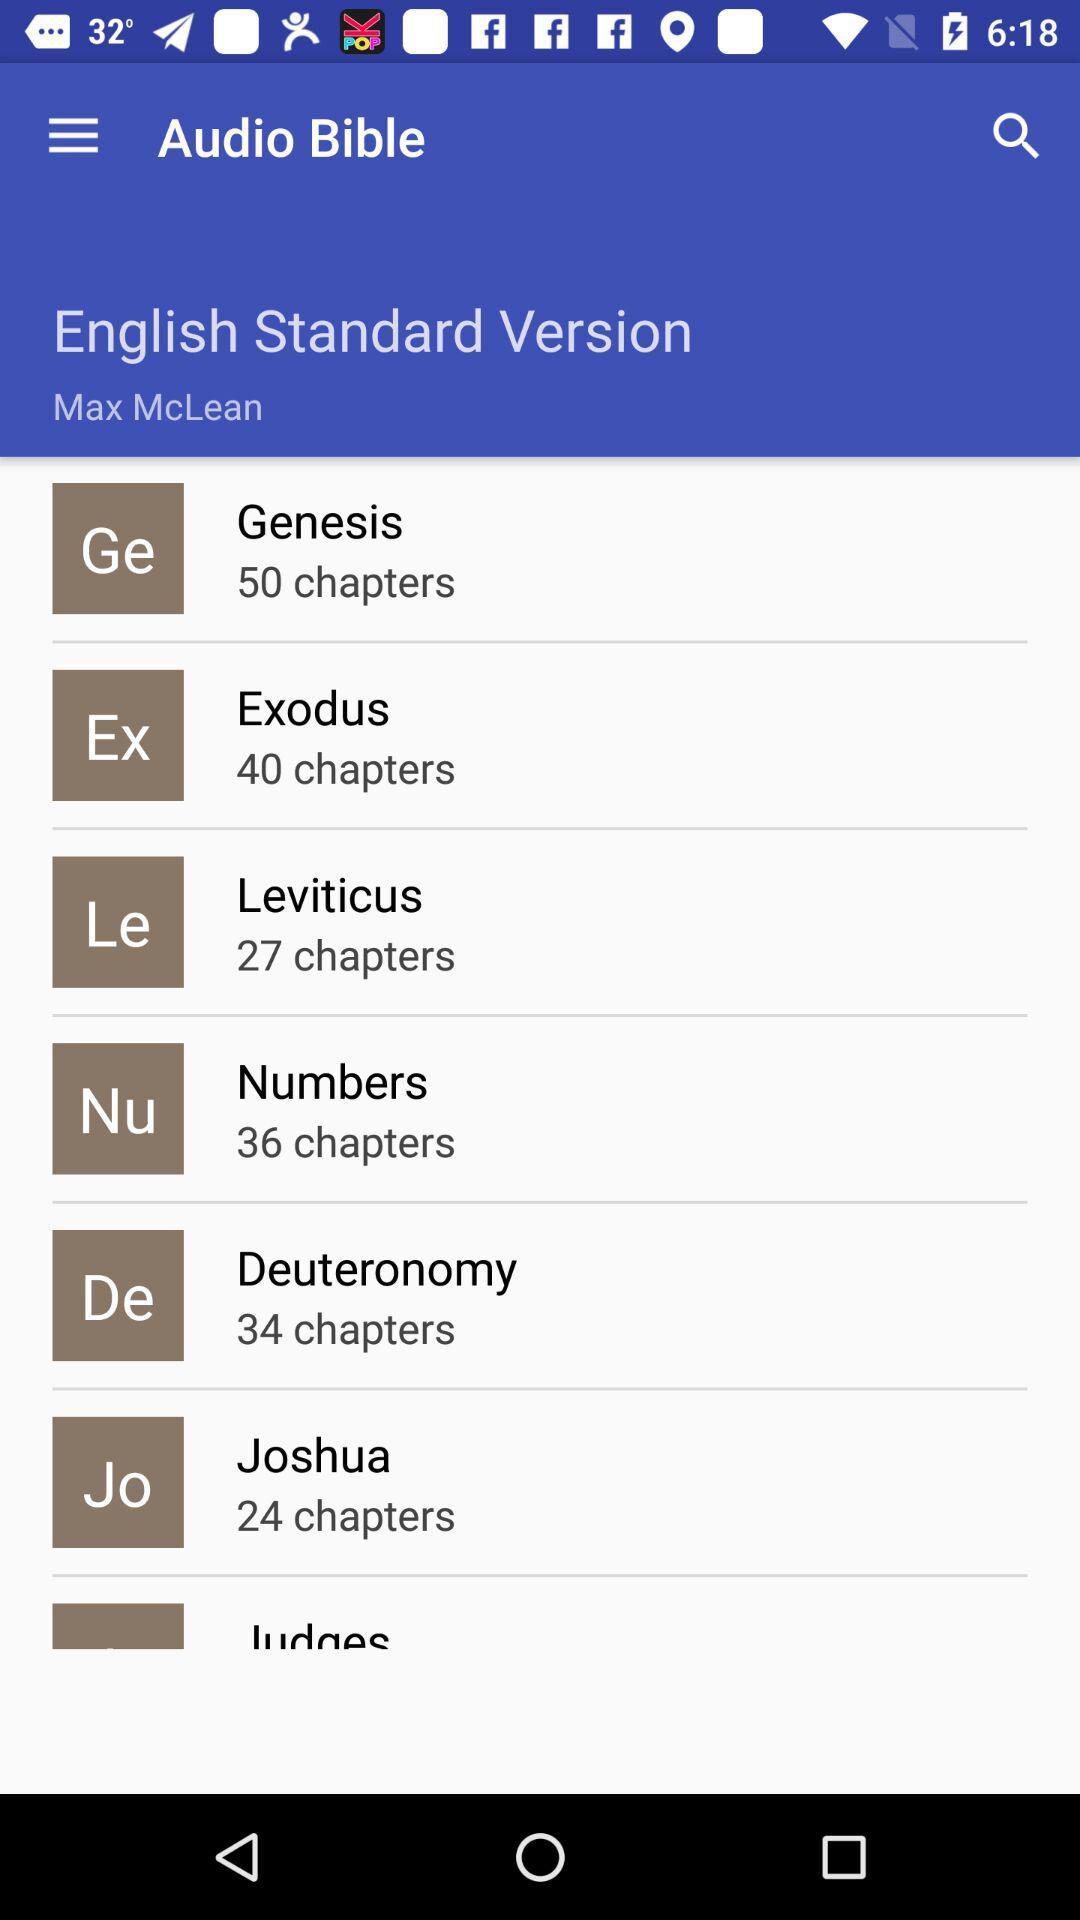 The image size is (1080, 1920). I want to click on icon below exodus item, so click(345, 766).